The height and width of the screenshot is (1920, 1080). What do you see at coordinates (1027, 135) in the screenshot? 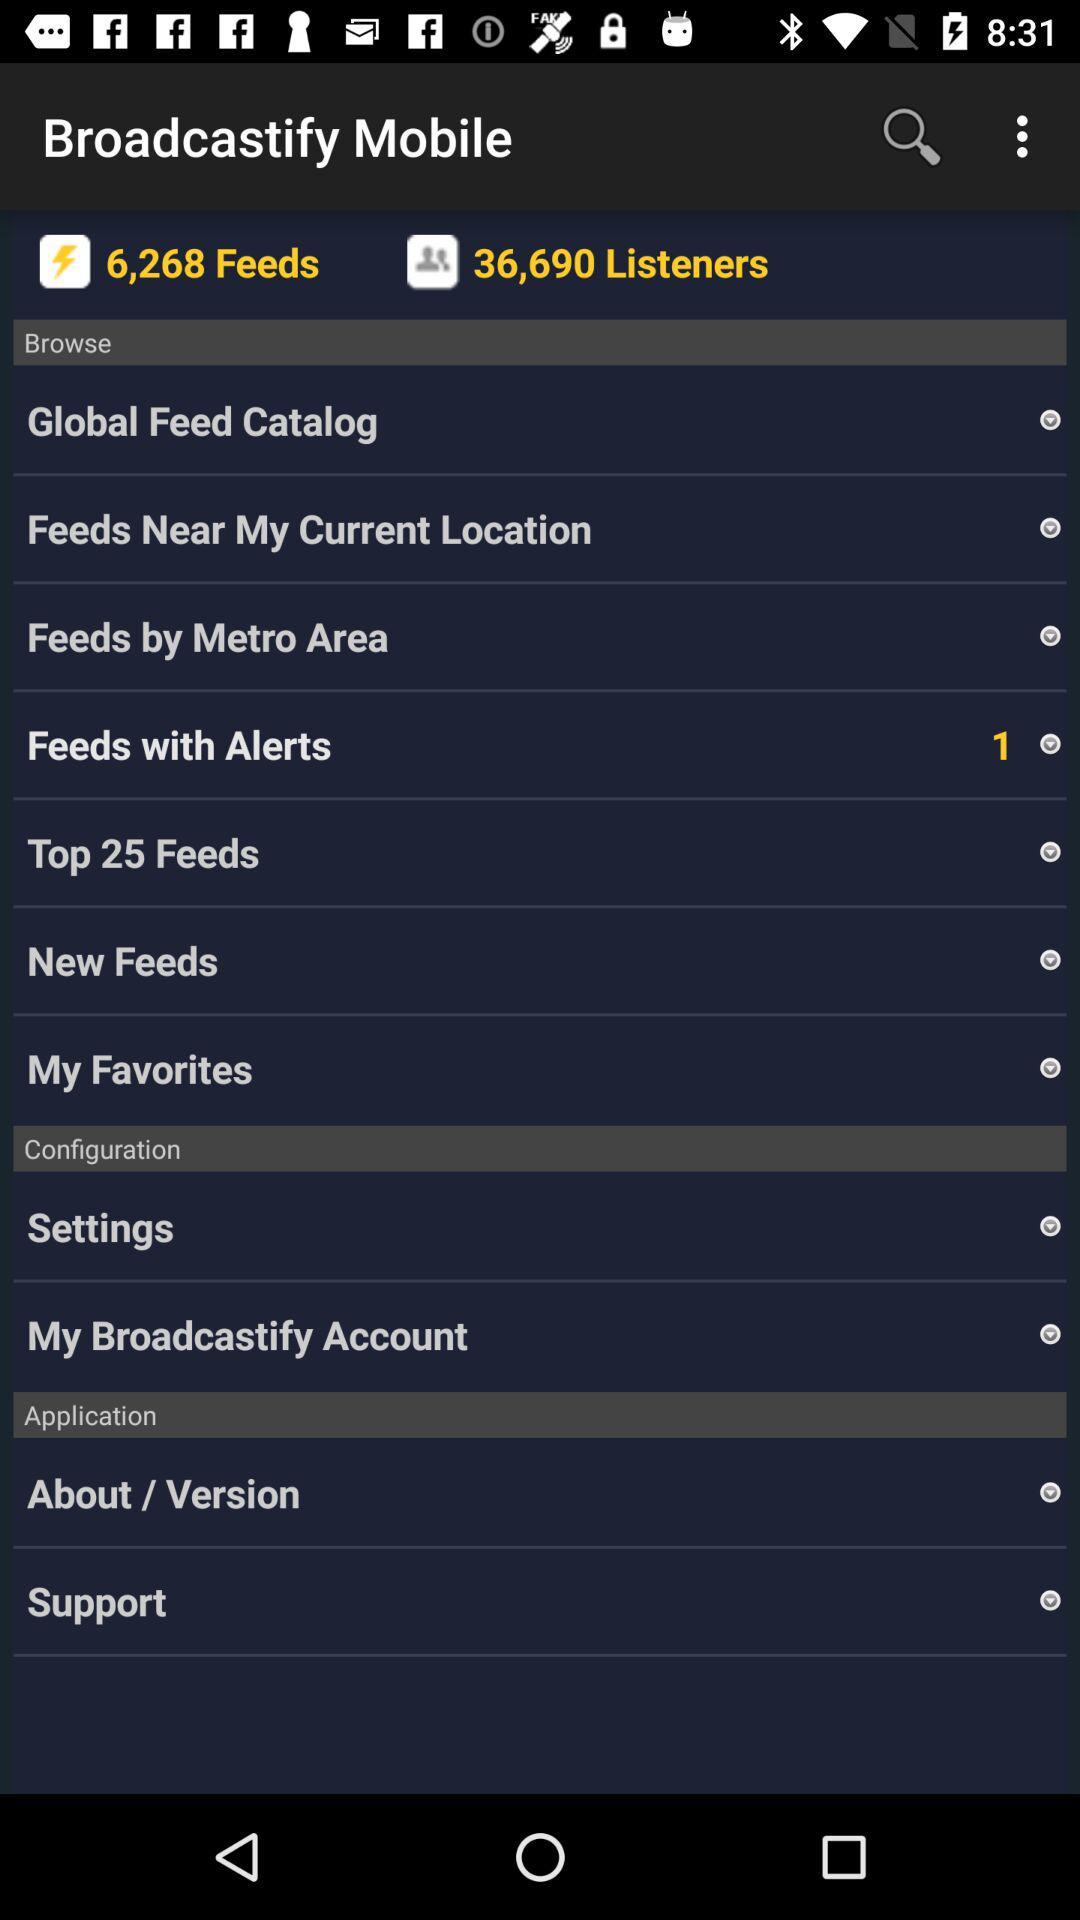
I see `item above browse item` at bounding box center [1027, 135].